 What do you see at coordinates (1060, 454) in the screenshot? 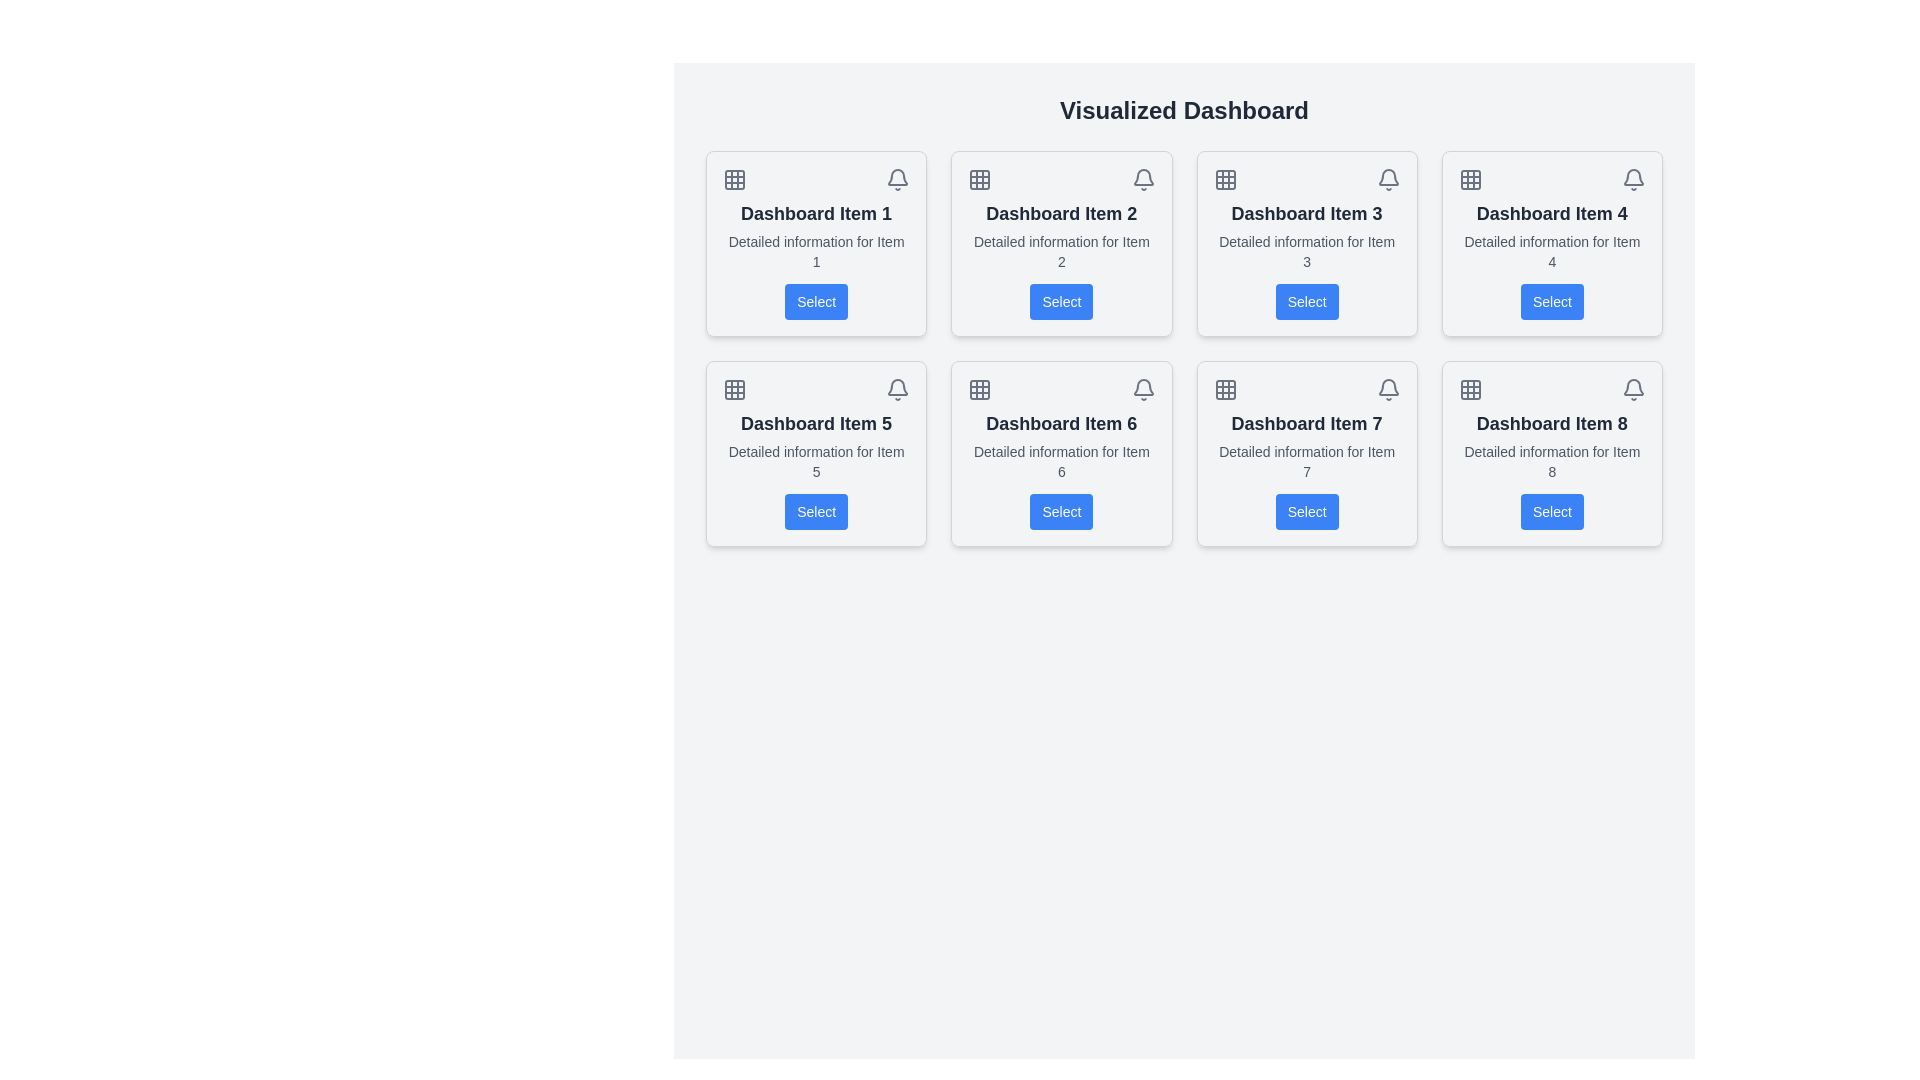
I see `the 'Select' button located at the bottom of the Card component that has the header 'Dashboard Item 6' and subtext 'Detailed information for Item 6'` at bounding box center [1060, 454].